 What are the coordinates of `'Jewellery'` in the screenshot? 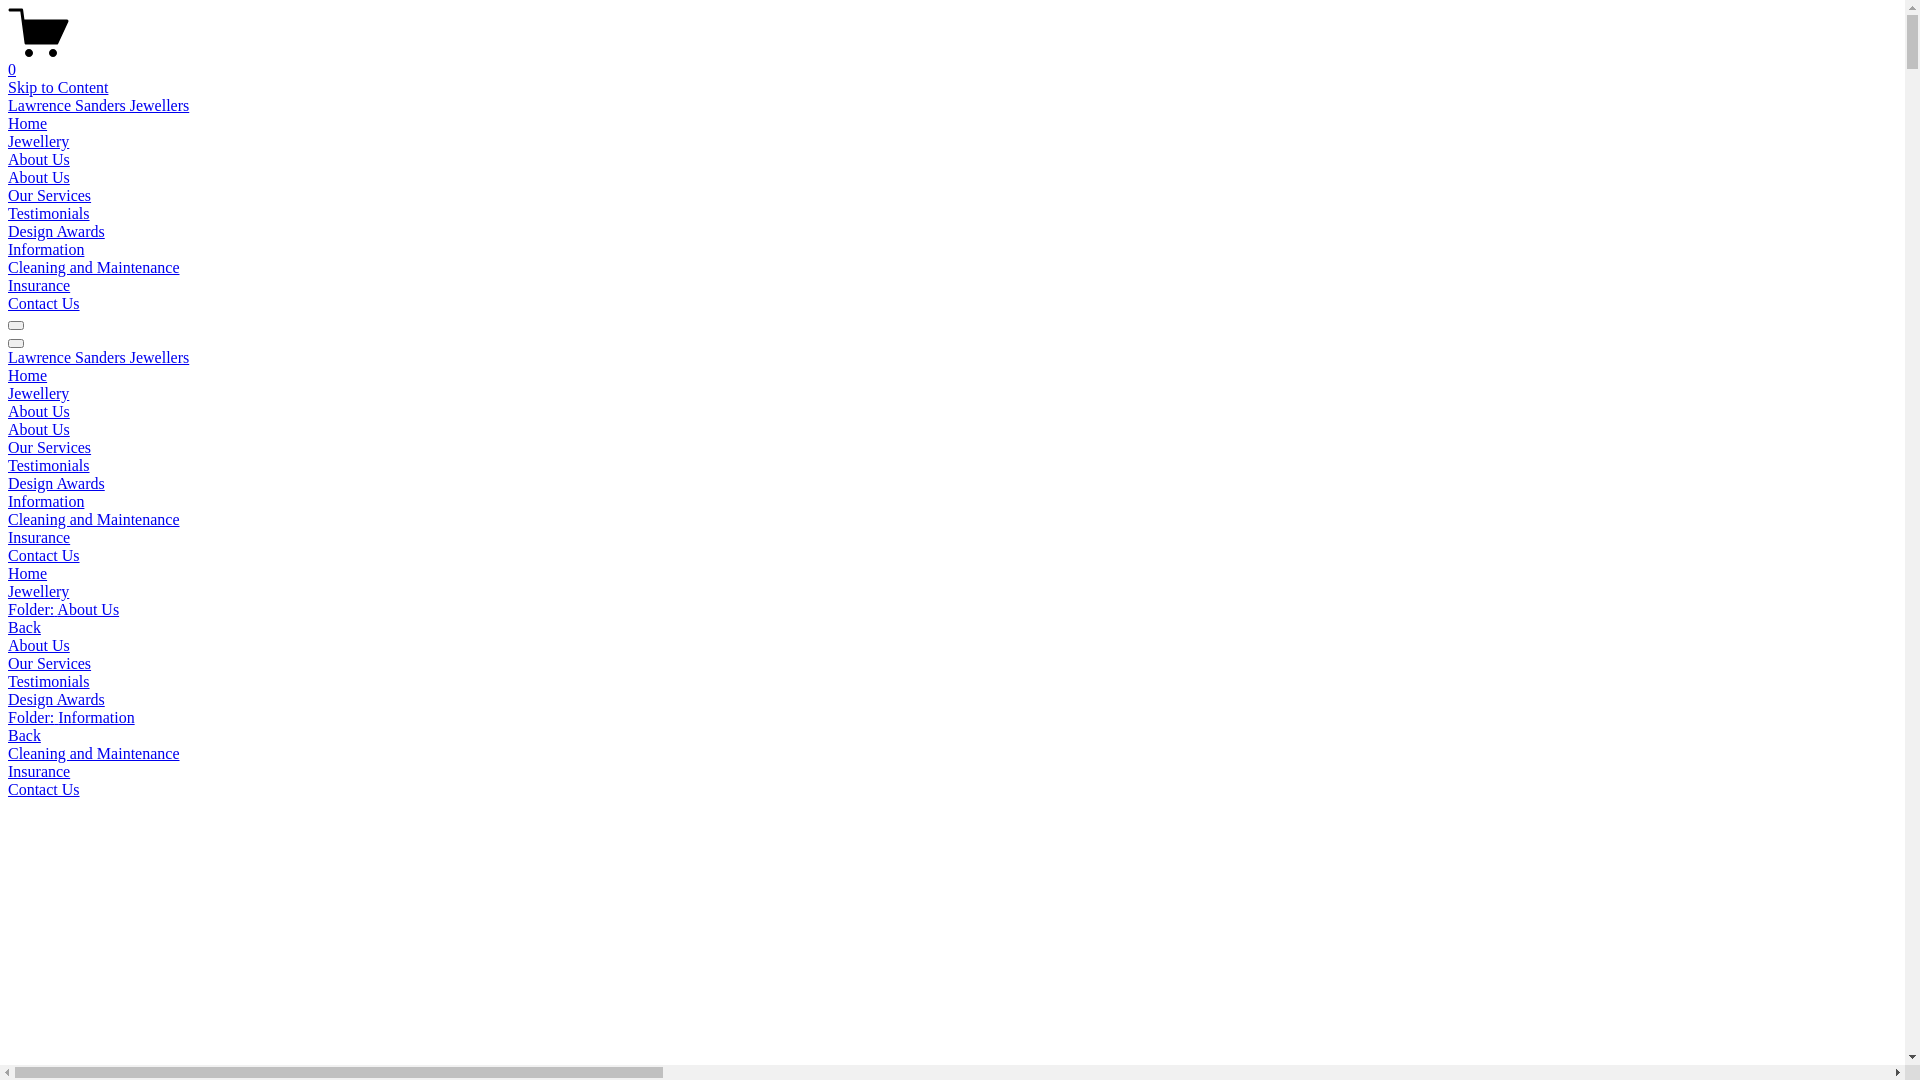 It's located at (8, 140).